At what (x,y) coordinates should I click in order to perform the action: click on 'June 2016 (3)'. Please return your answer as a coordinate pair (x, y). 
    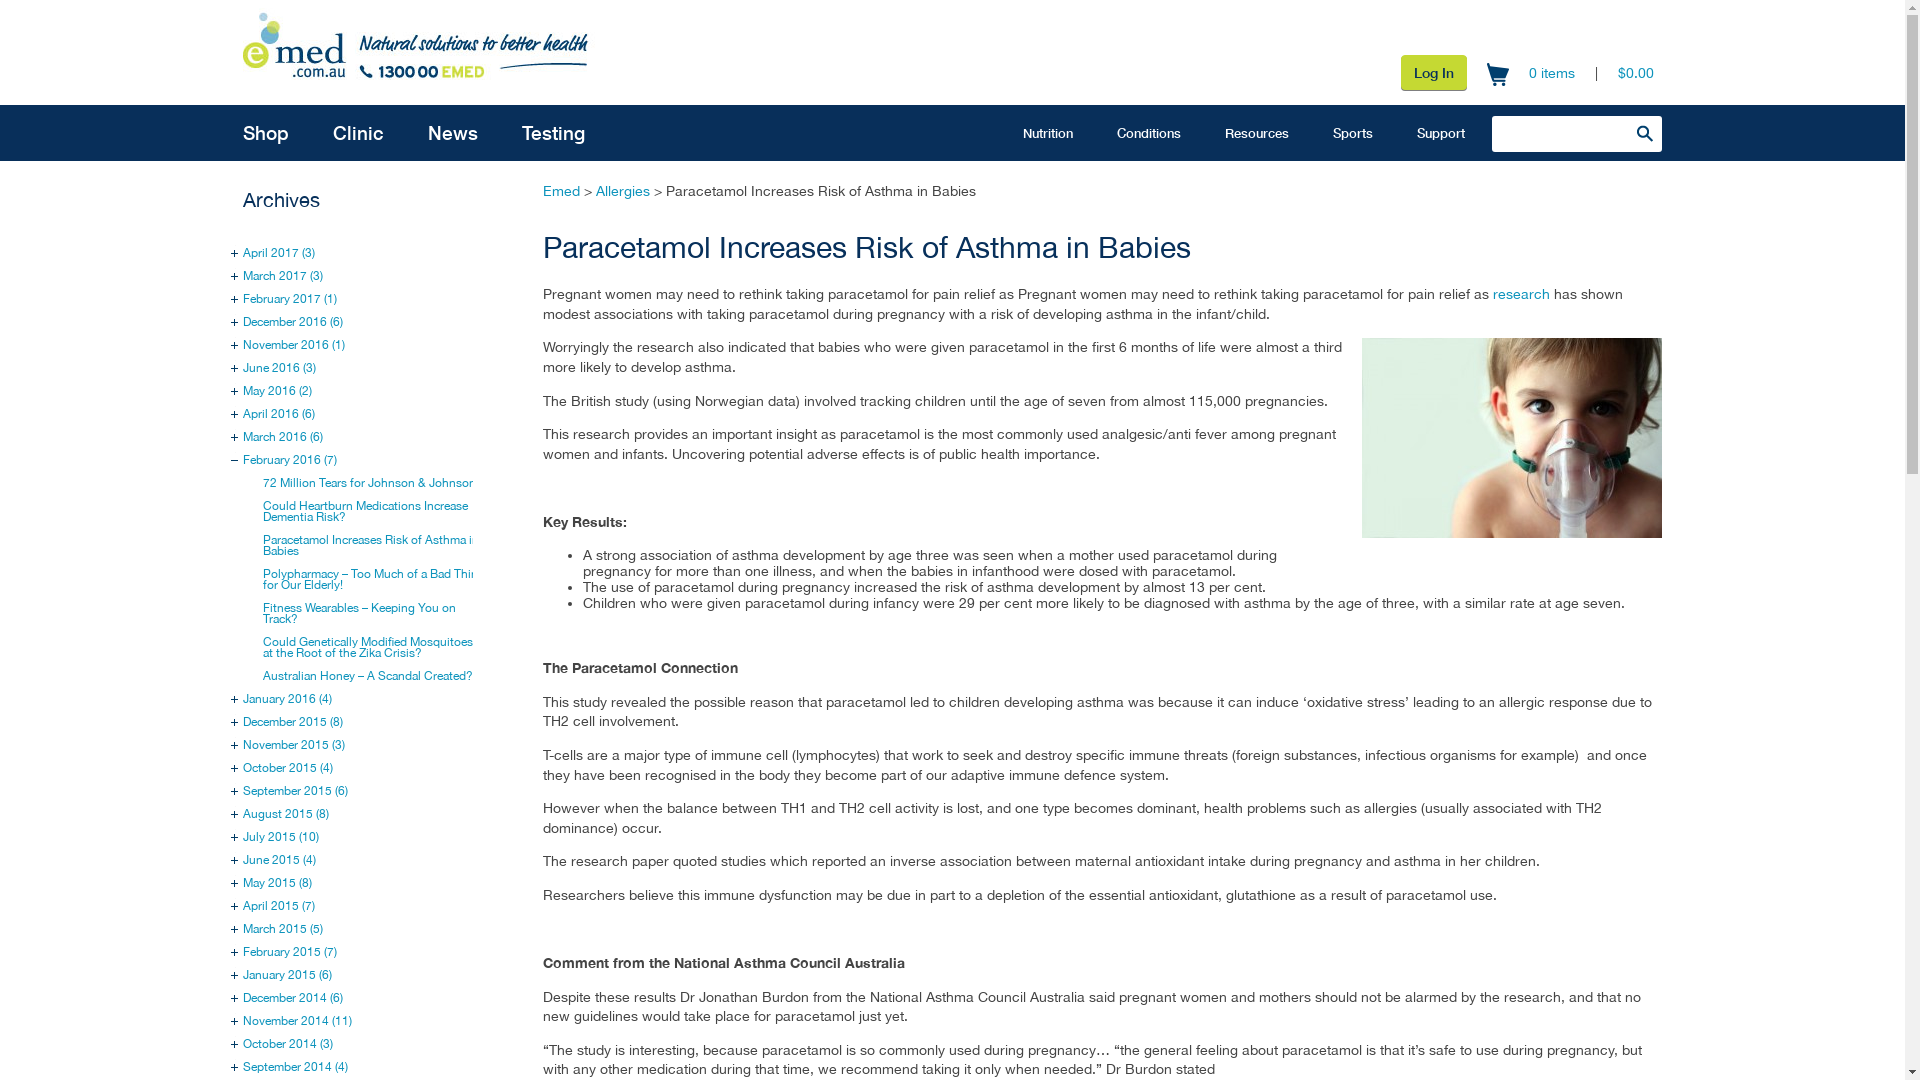
    Looking at the image, I should click on (278, 367).